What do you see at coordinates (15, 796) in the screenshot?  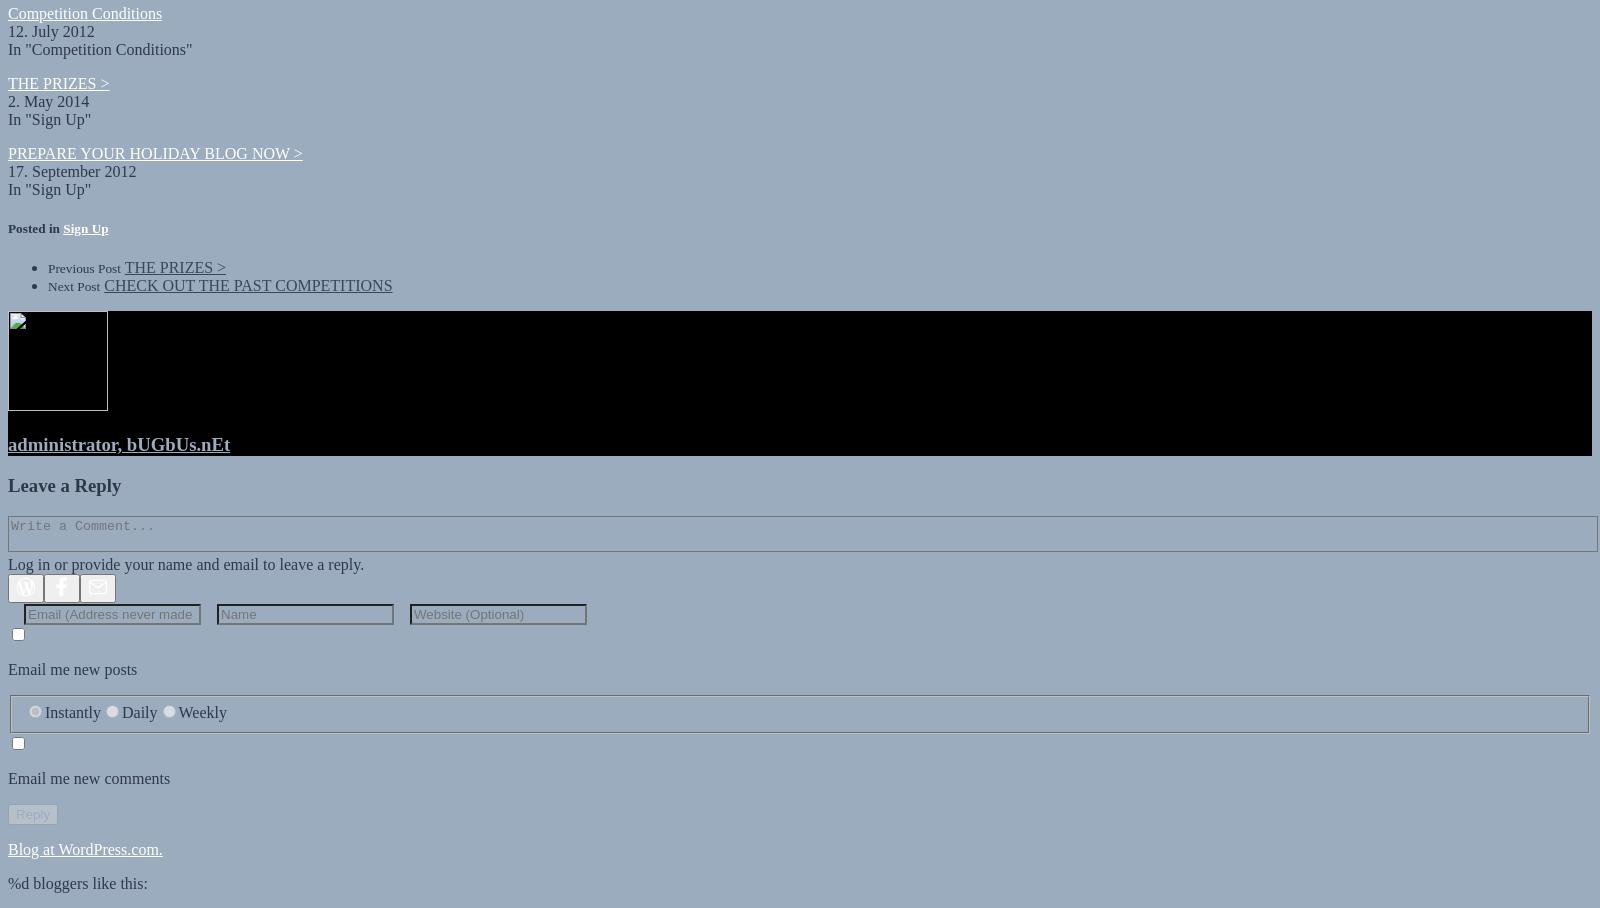 I see `'Reply'` at bounding box center [15, 796].